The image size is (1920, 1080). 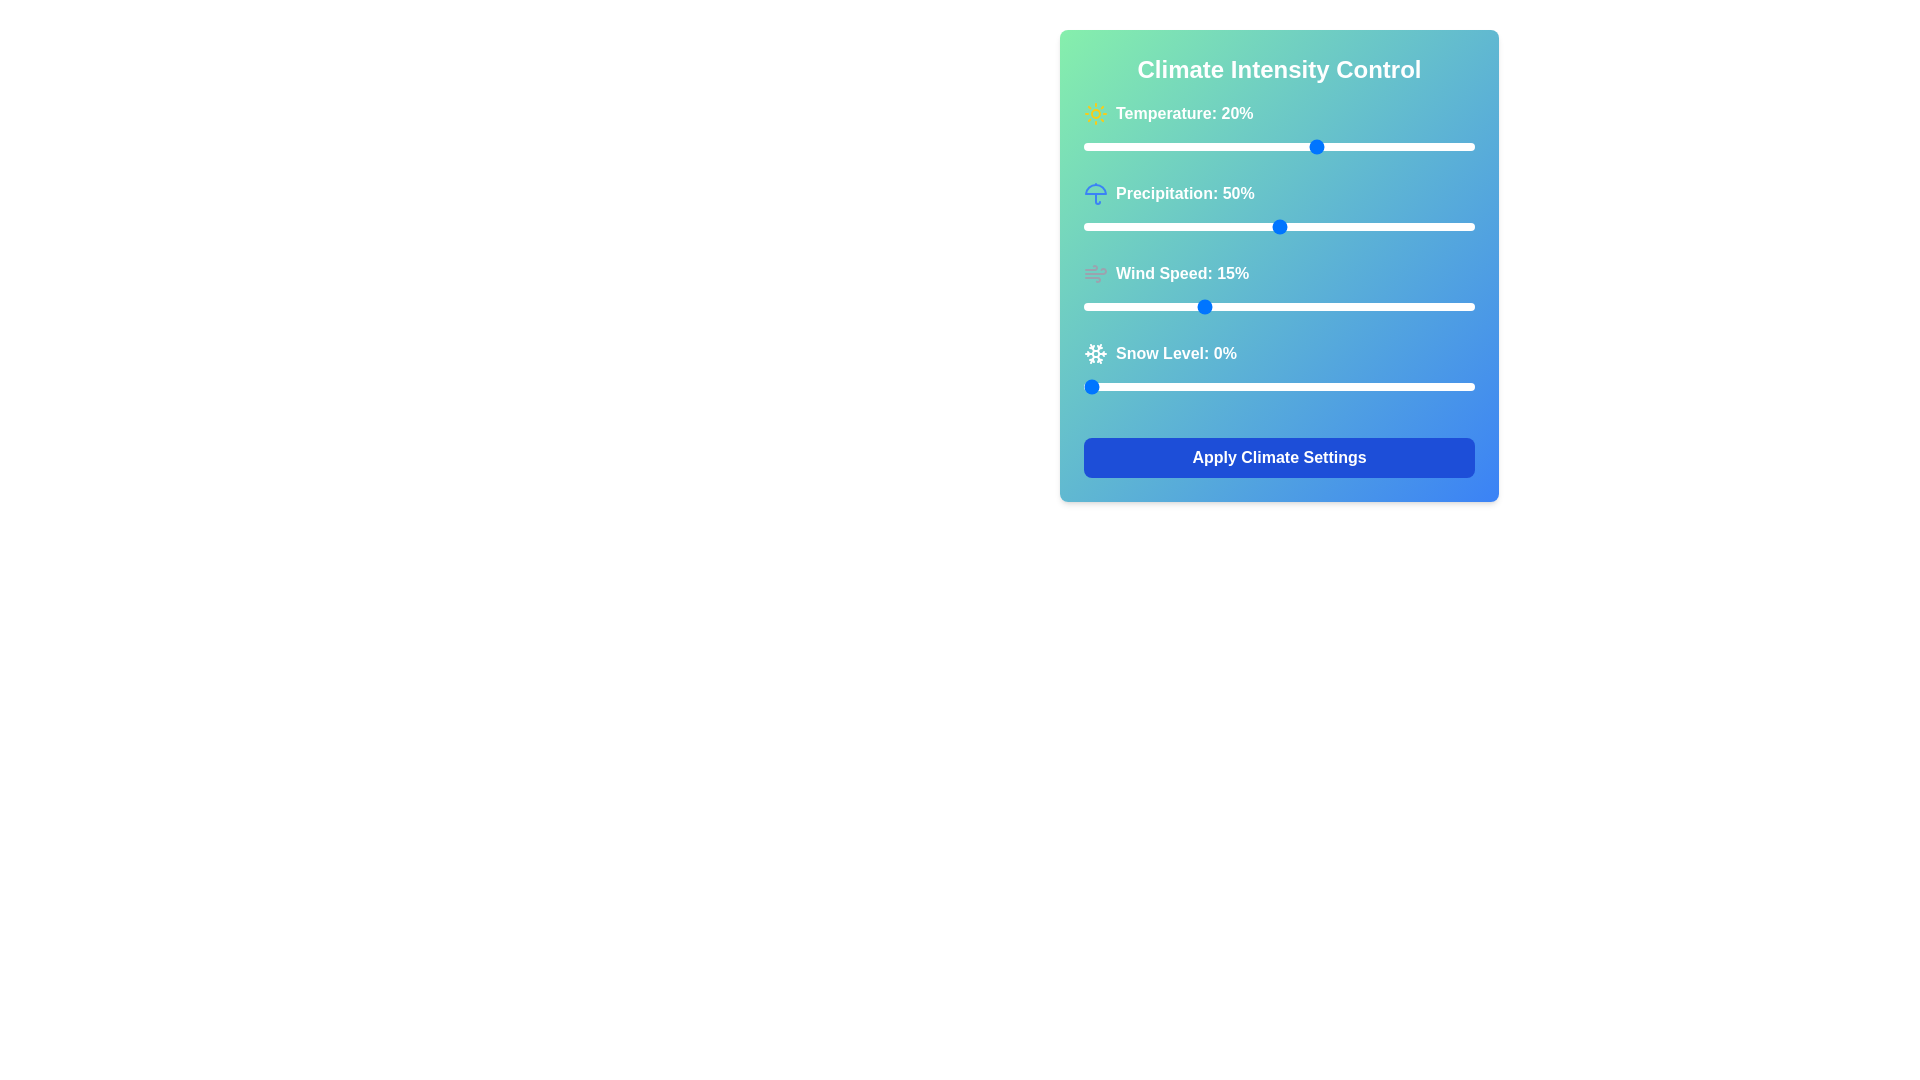 I want to click on the snow level, so click(x=1411, y=386).